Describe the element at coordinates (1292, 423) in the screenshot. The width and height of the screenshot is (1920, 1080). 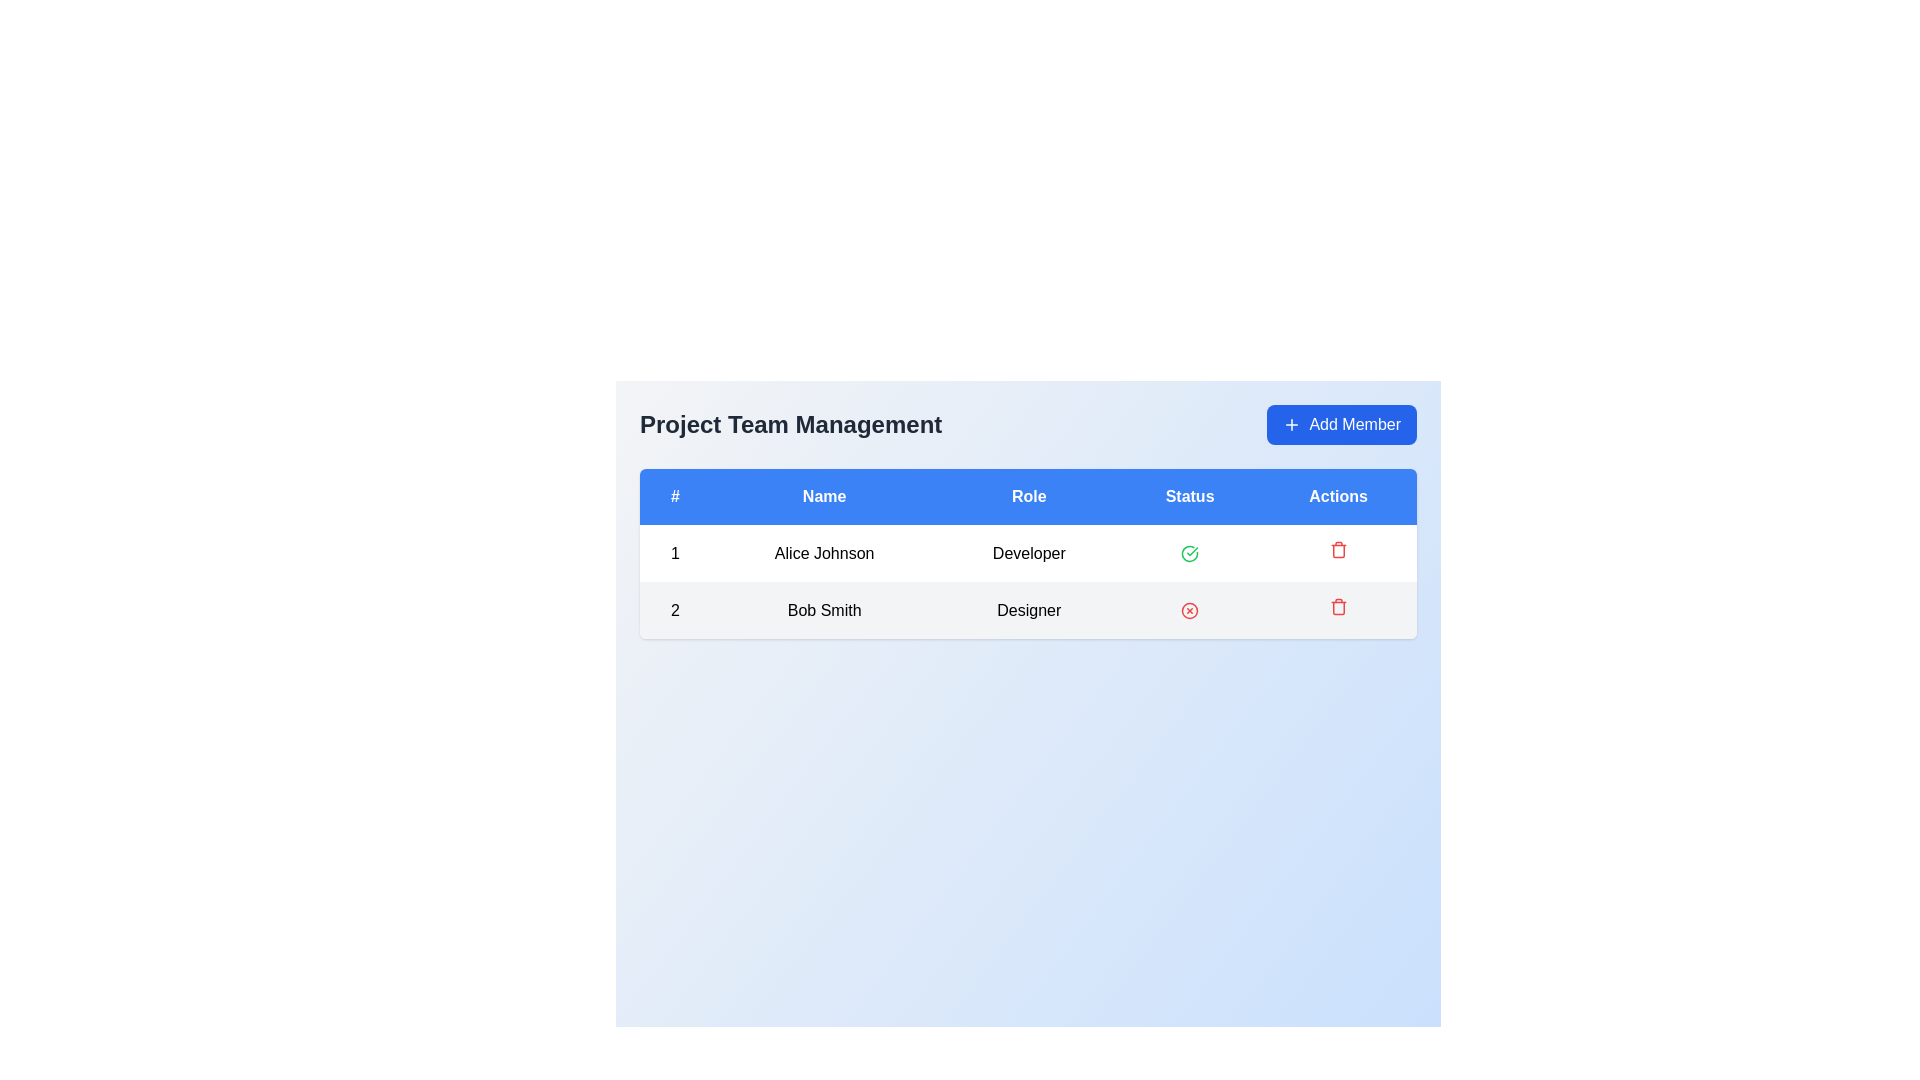
I see `the 'Add Member' button icon located on the left of the text 'Add Member' in the top-right corner of the Project Team Management interface, which has a blue background and white text` at that location.